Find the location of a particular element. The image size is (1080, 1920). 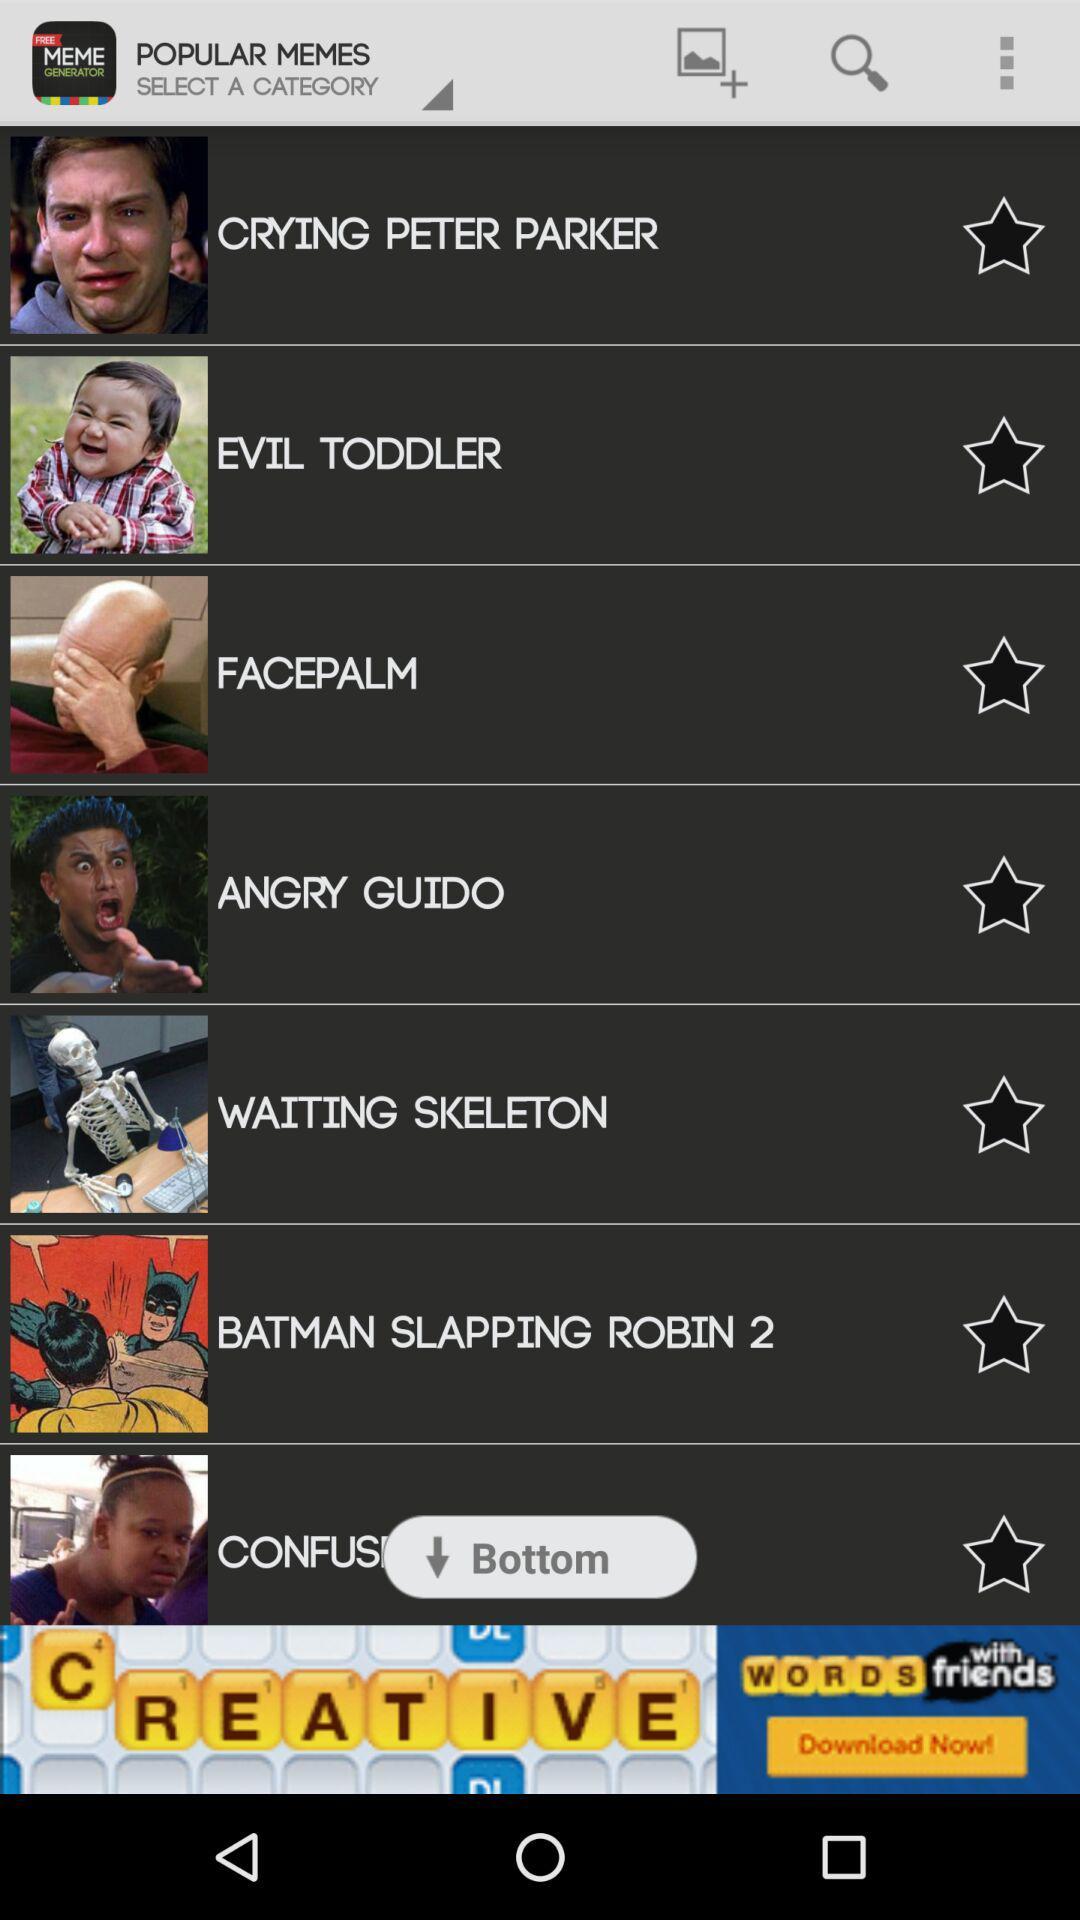

this meme is located at coordinates (1003, 1113).